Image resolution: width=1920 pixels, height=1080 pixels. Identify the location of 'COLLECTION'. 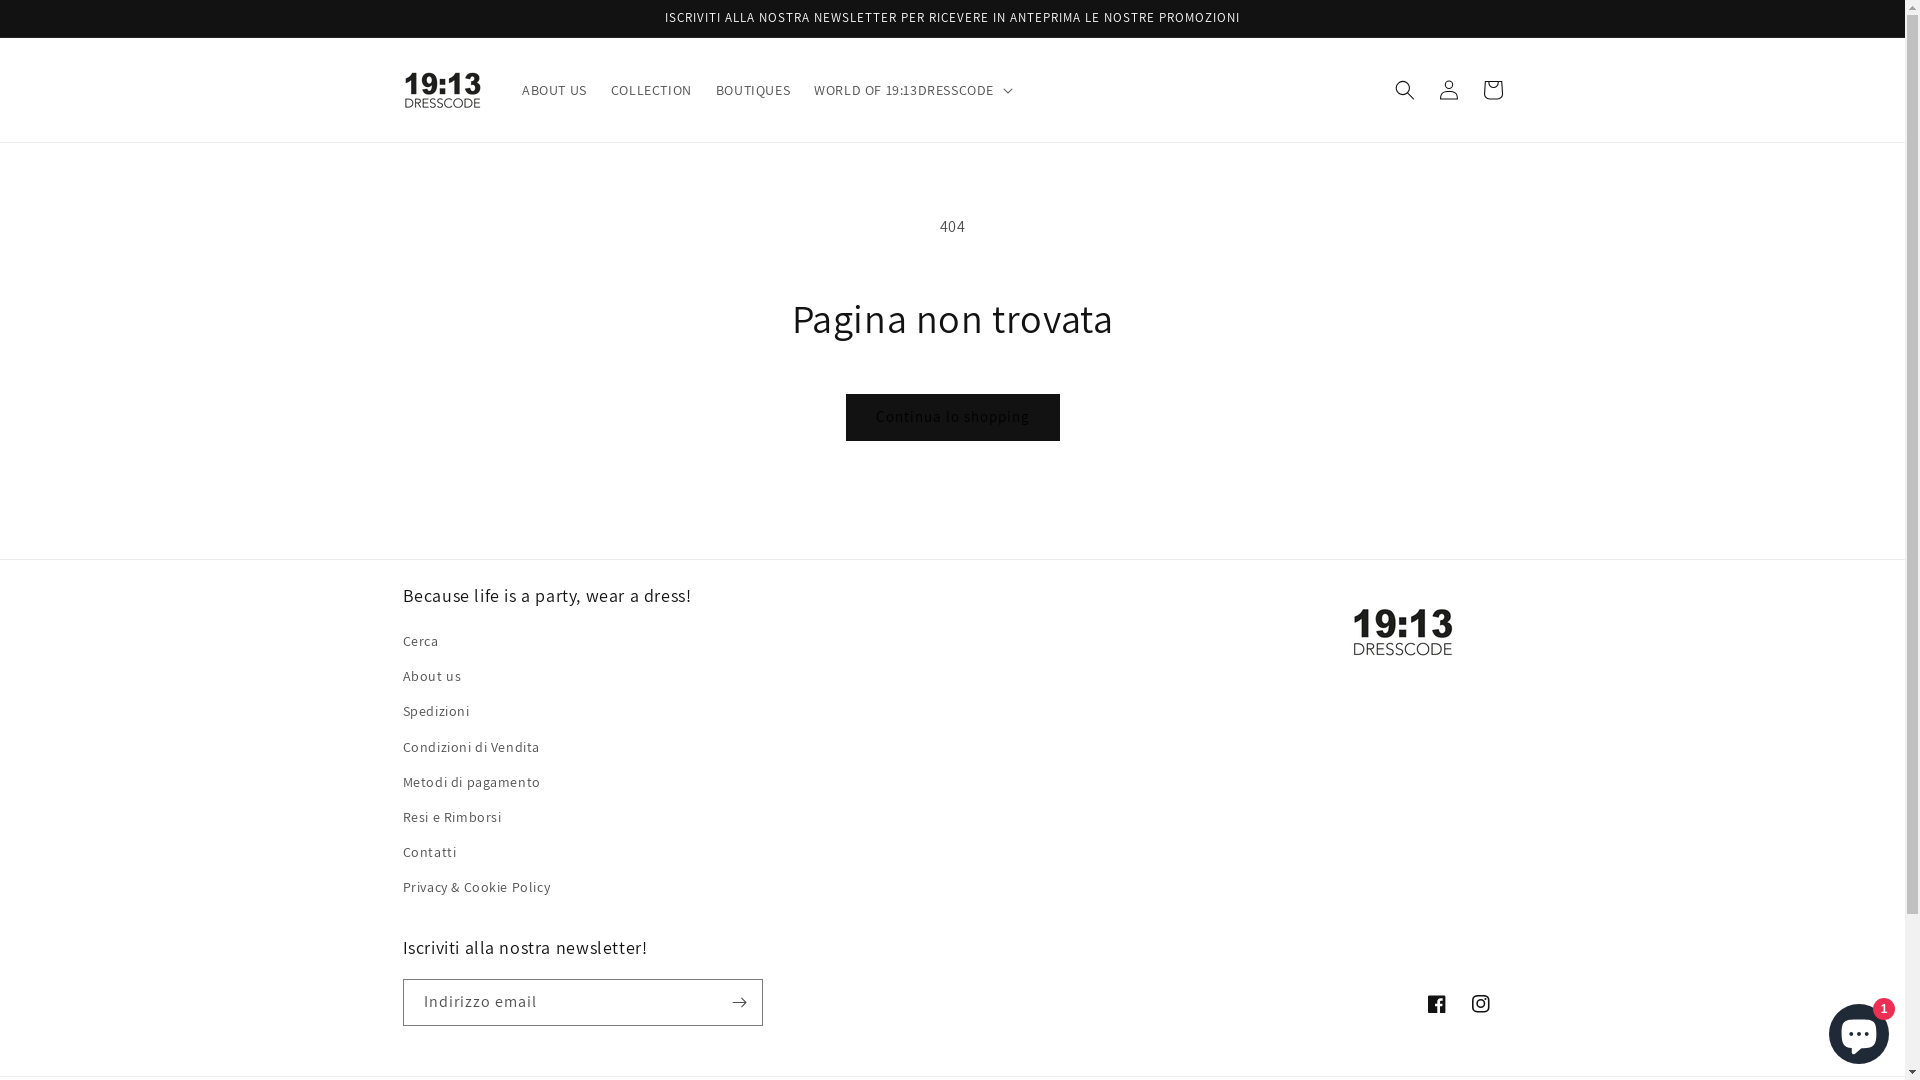
(651, 88).